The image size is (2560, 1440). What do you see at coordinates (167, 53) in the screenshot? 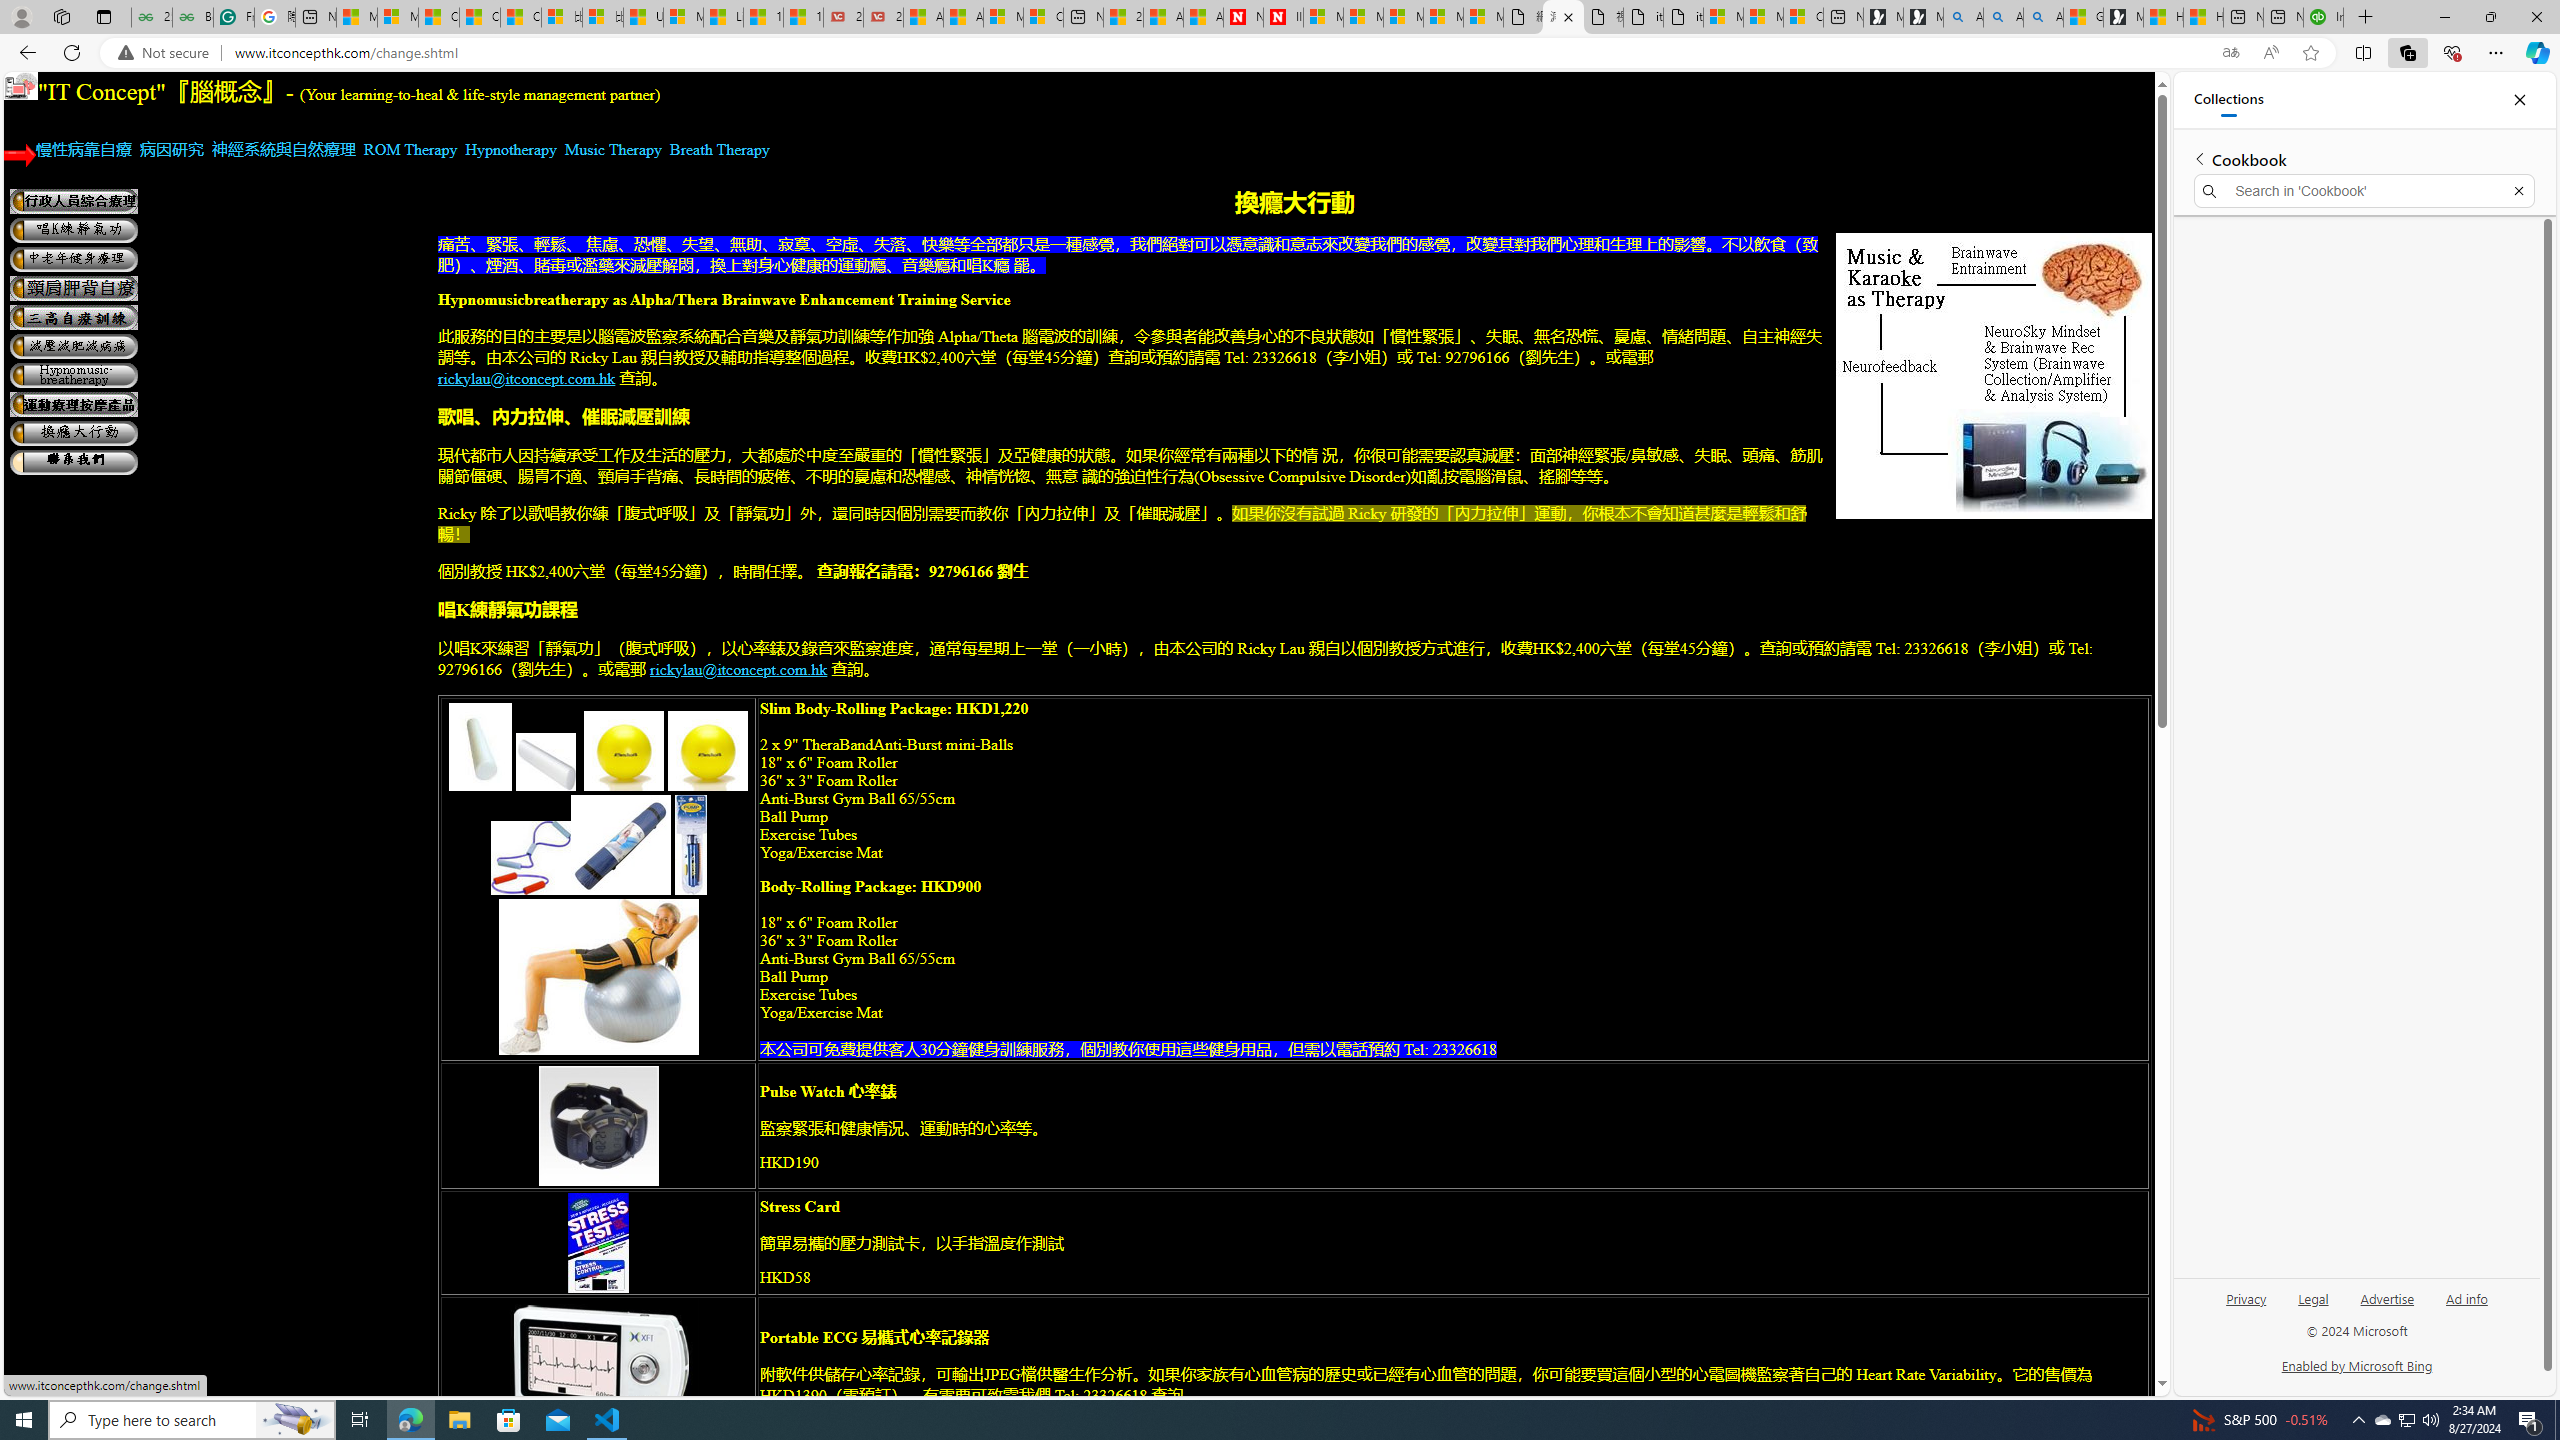
I see `'Not secure'` at bounding box center [167, 53].